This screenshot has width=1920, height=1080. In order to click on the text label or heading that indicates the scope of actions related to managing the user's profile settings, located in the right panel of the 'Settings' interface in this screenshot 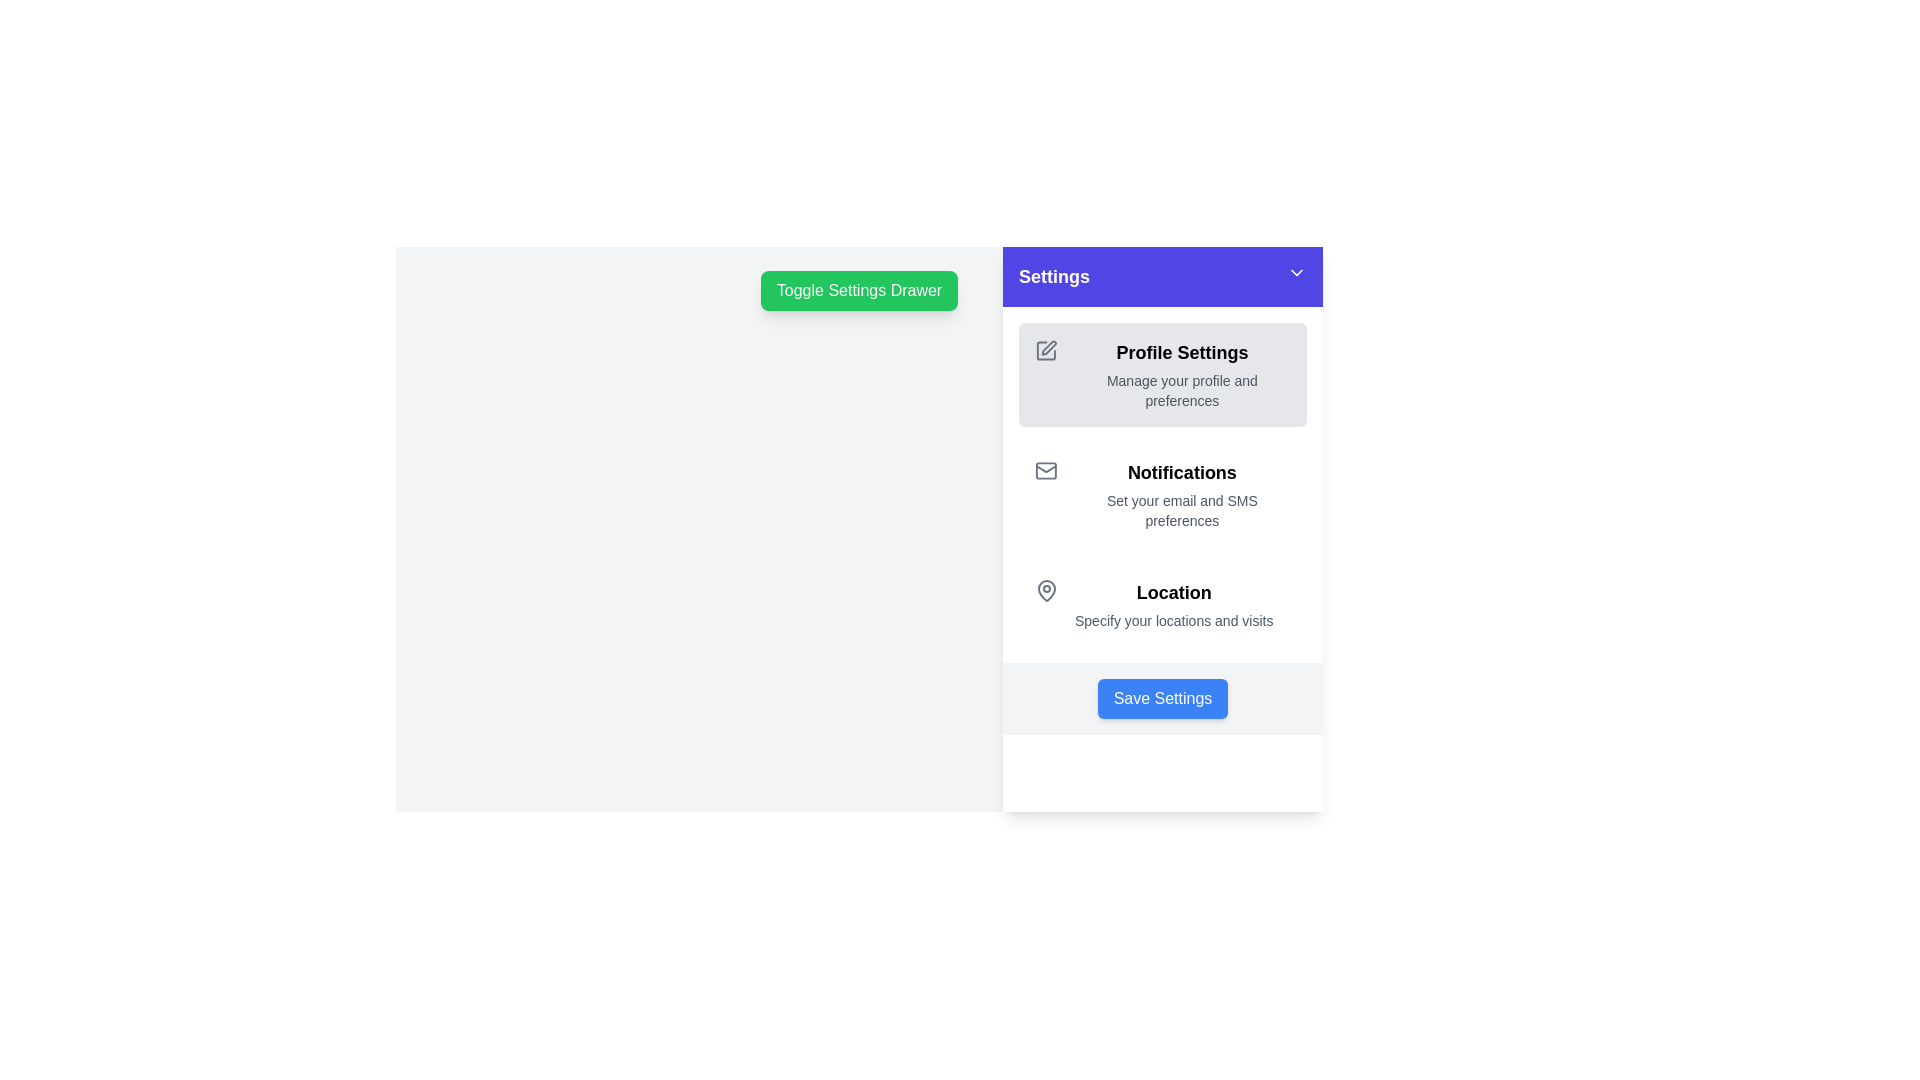, I will do `click(1182, 352)`.